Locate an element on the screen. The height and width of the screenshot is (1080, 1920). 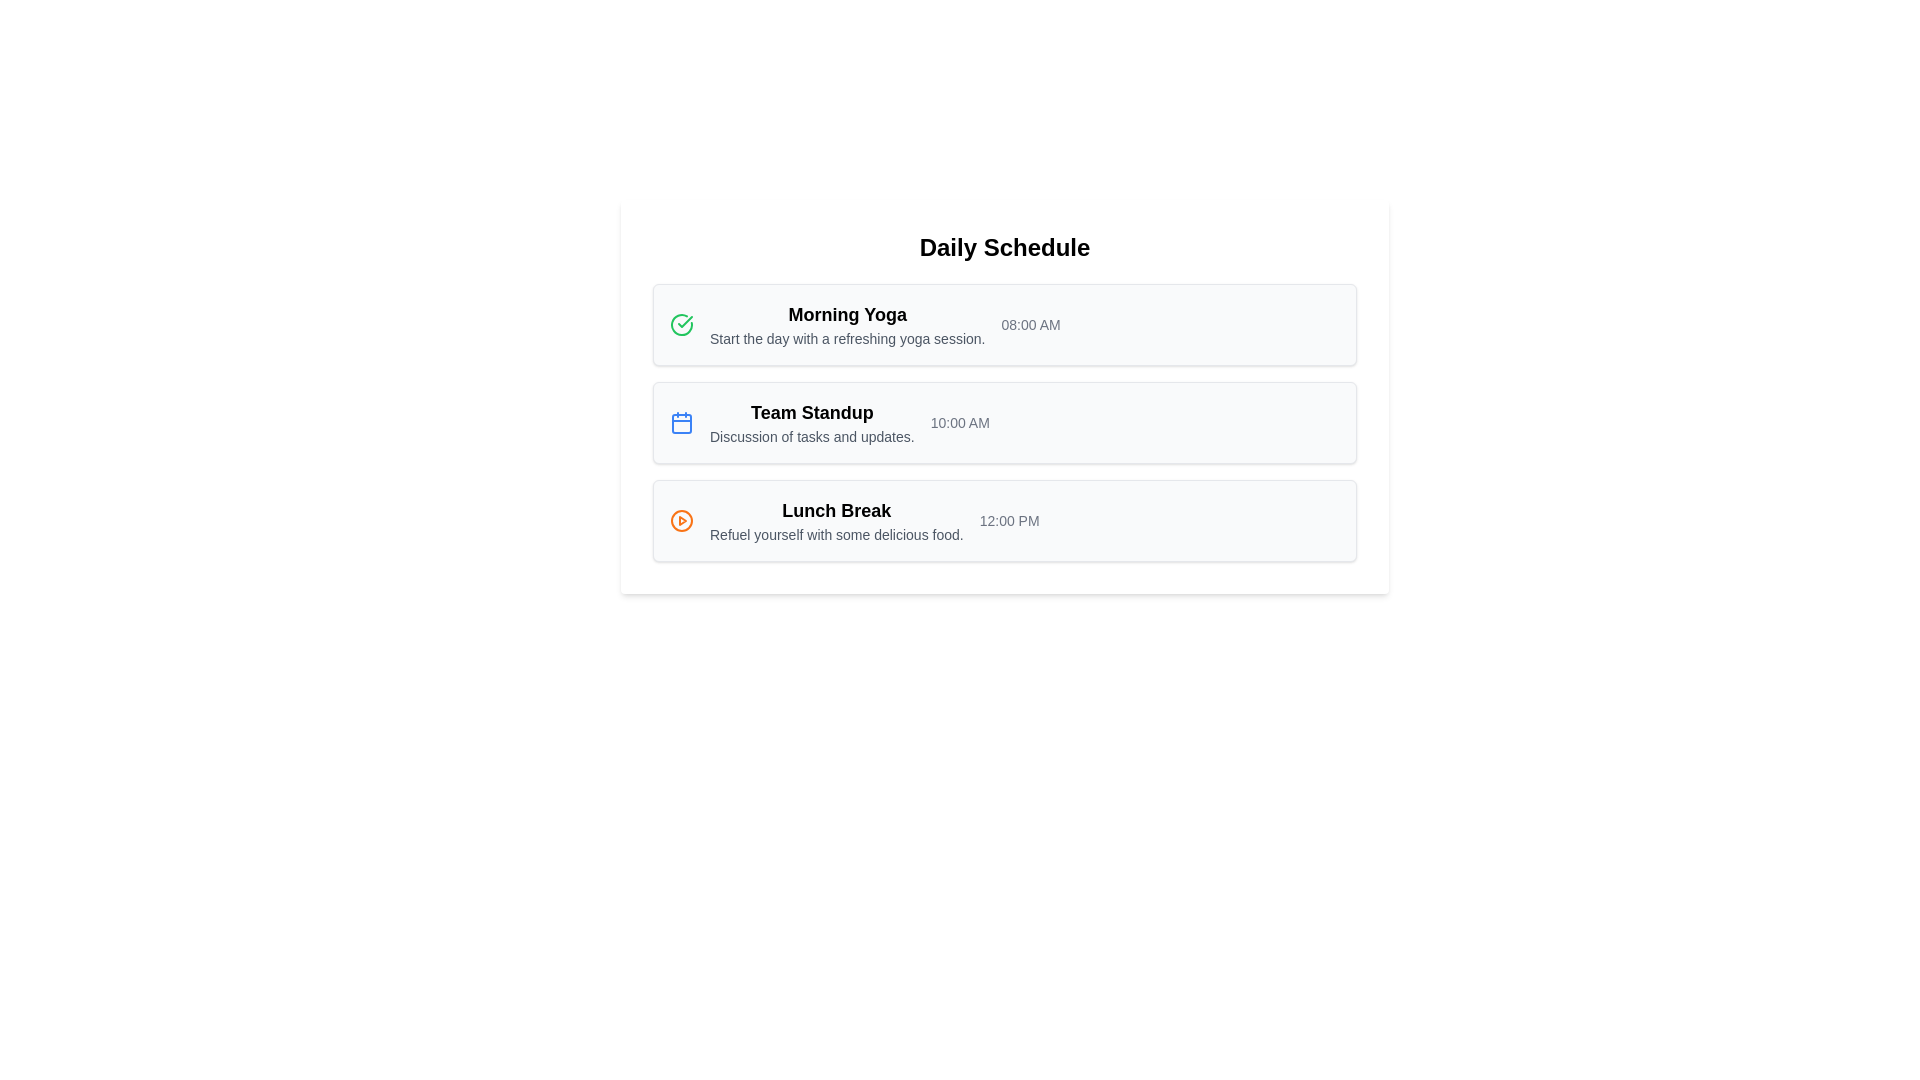
the static text label displaying the time value '12:00 PM', which is styled in a smaller font size, medium weight, and light gray color, located on the far right of the 'Lunch Break' row in the 'Daily Schedule' section is located at coordinates (1009, 519).